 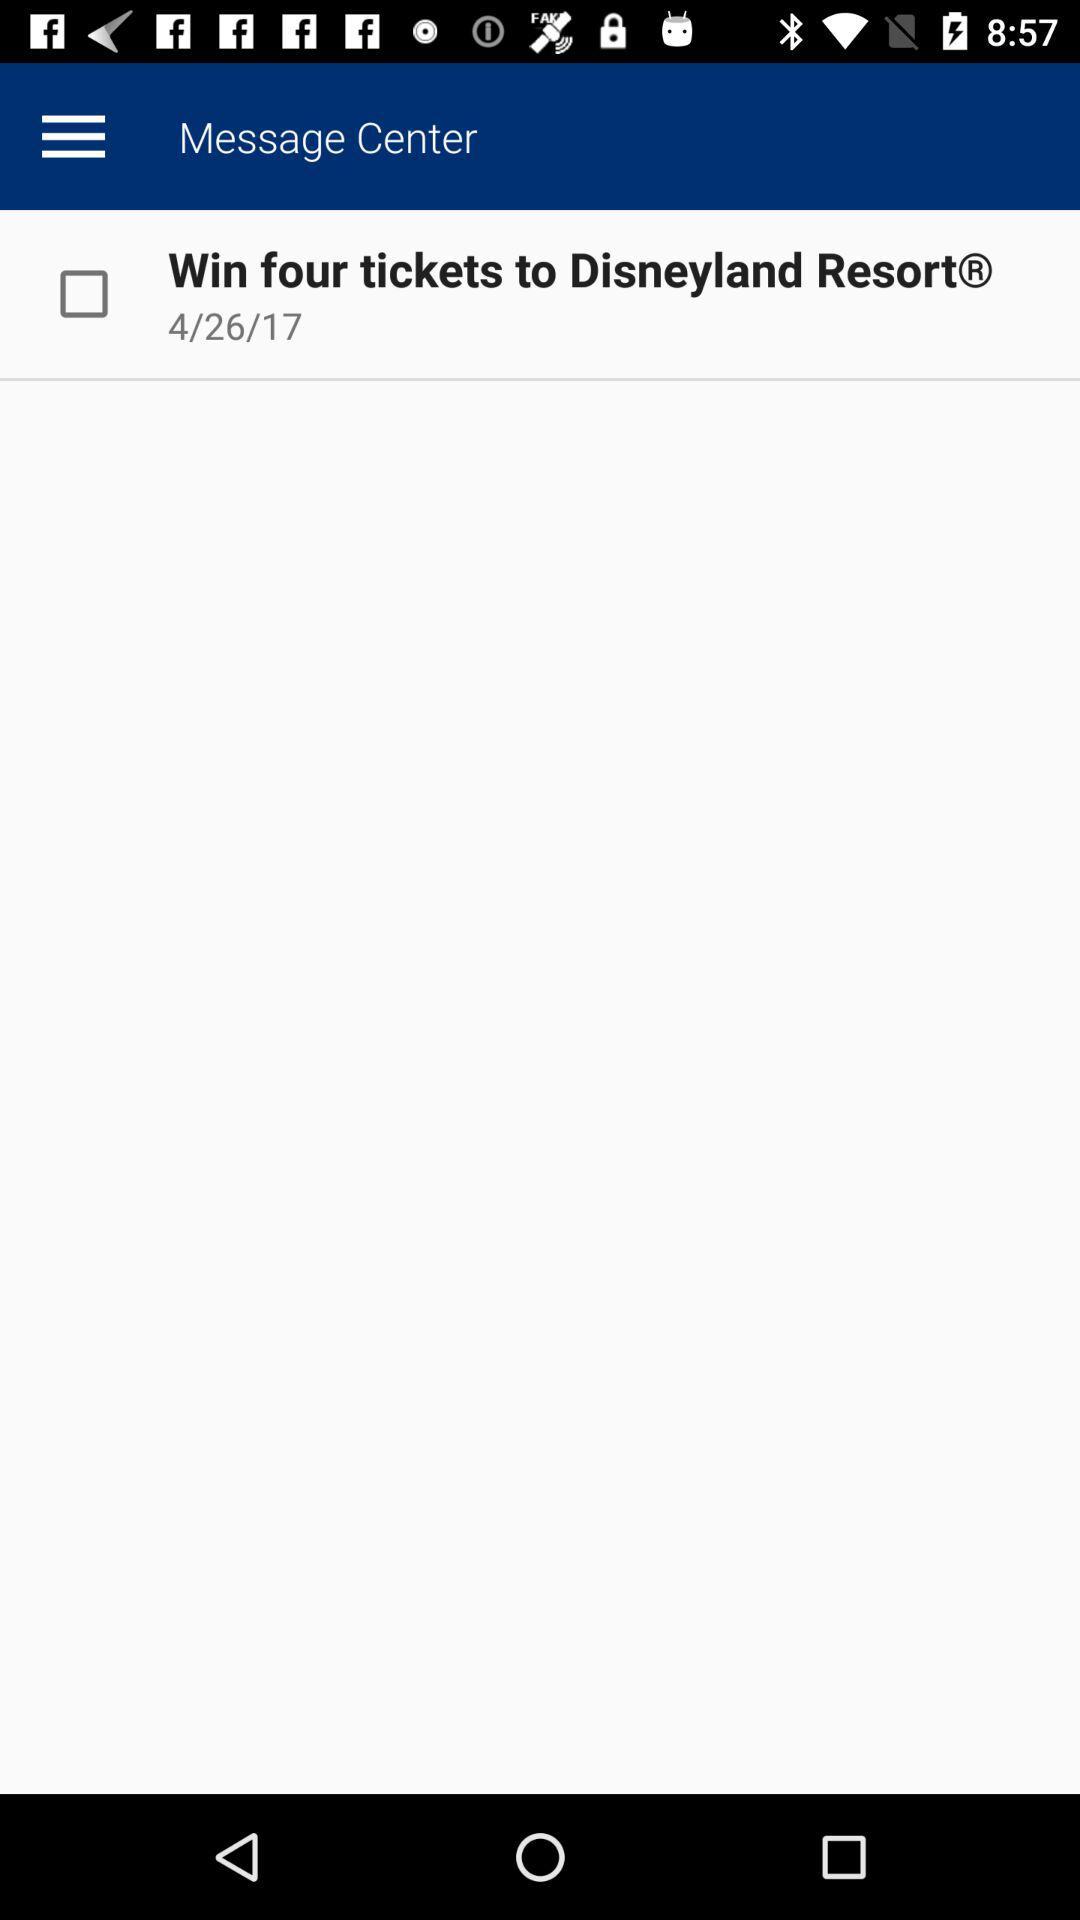 What do you see at coordinates (580, 267) in the screenshot?
I see `app above 4/26/17` at bounding box center [580, 267].